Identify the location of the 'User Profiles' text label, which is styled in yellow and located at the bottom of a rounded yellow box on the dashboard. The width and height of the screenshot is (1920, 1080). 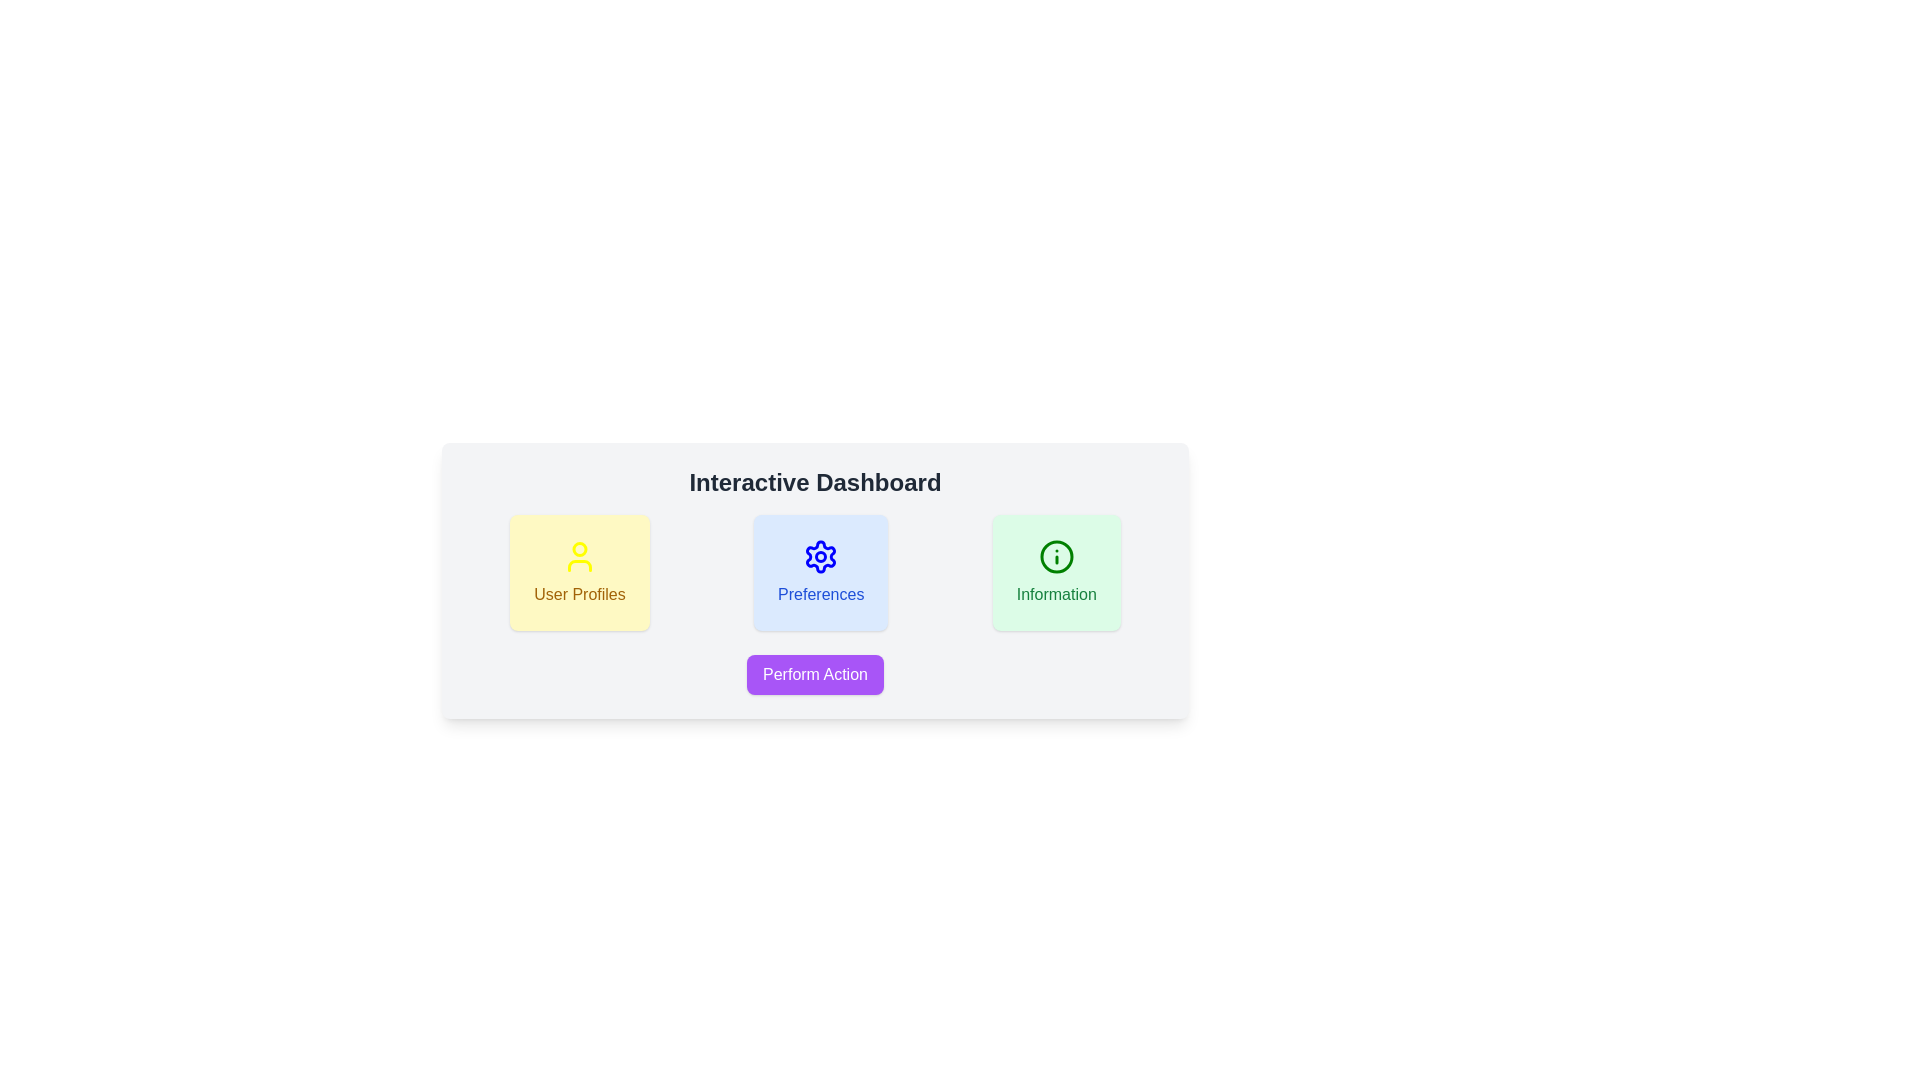
(579, 593).